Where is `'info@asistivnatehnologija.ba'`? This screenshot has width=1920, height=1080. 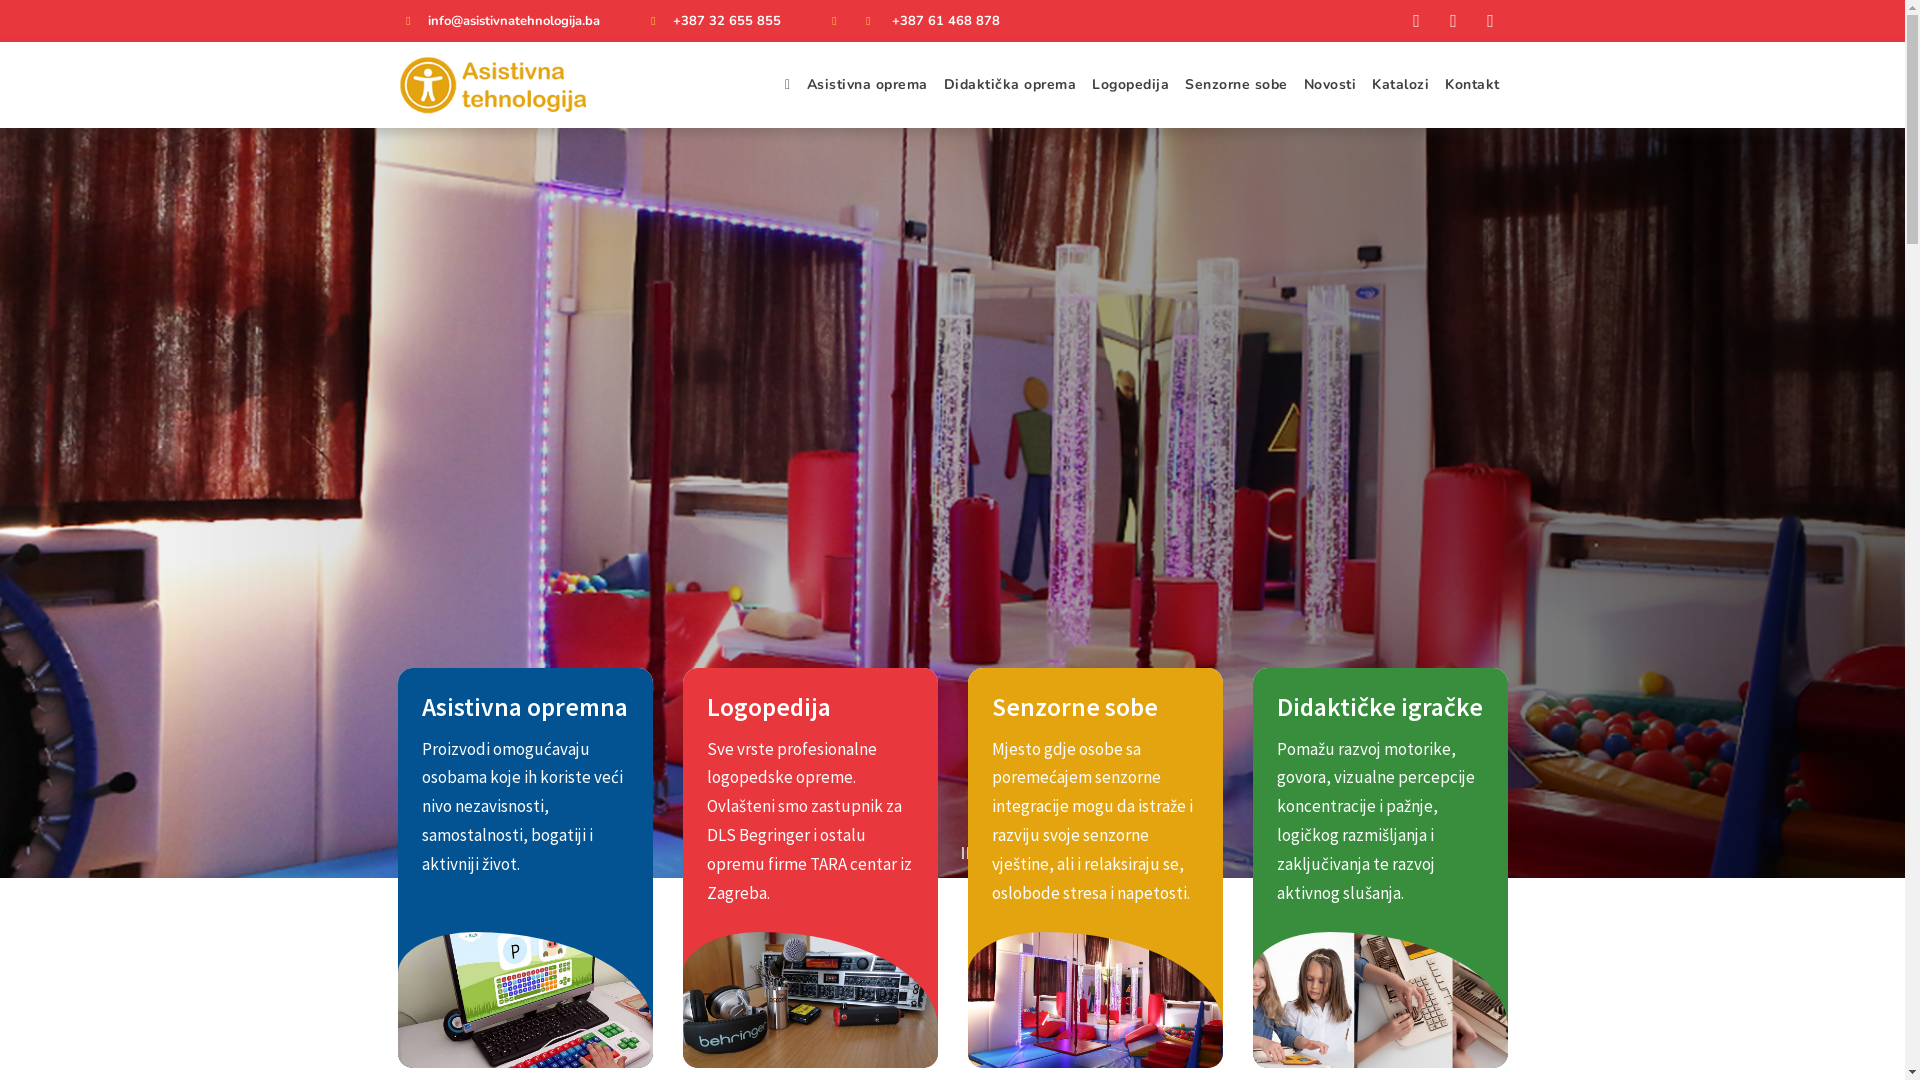
'info@asistivnatehnologija.ba' is located at coordinates (513, 20).